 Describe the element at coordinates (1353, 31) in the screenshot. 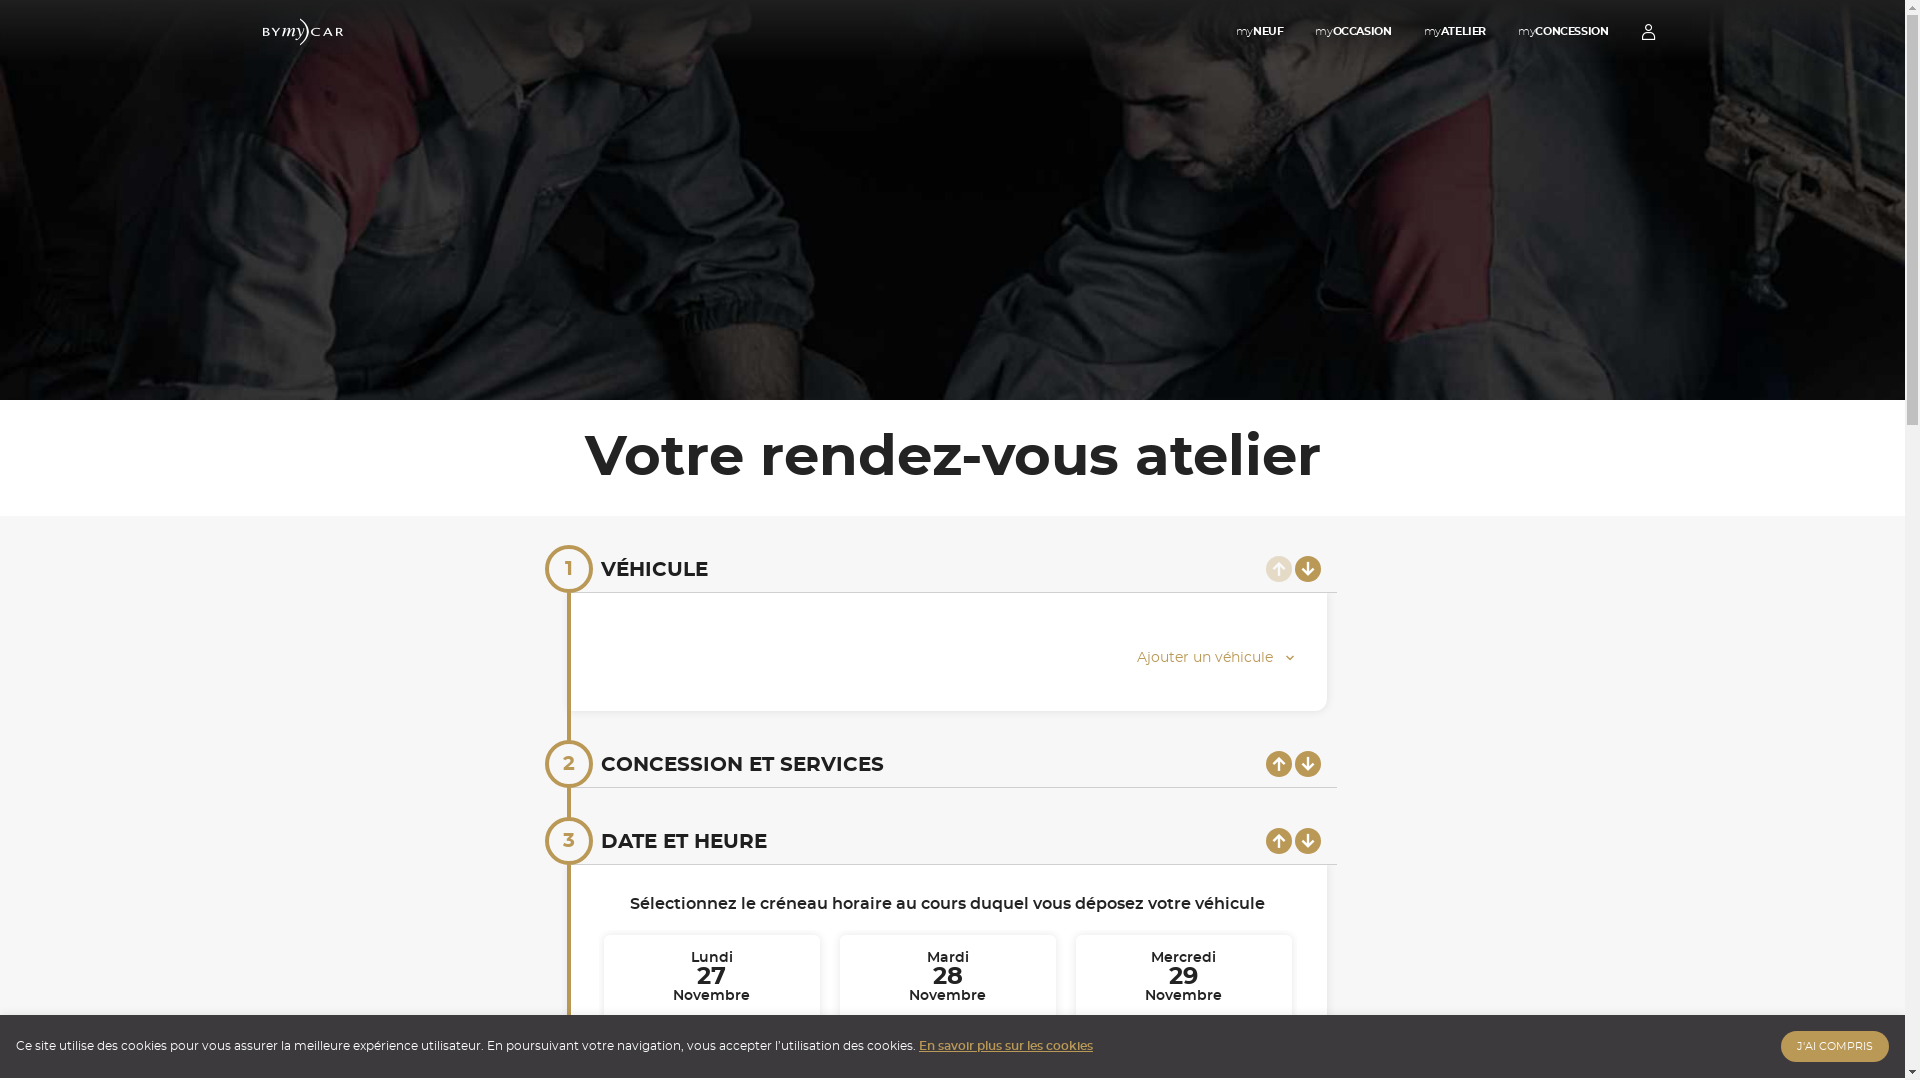

I see `'my` at that location.